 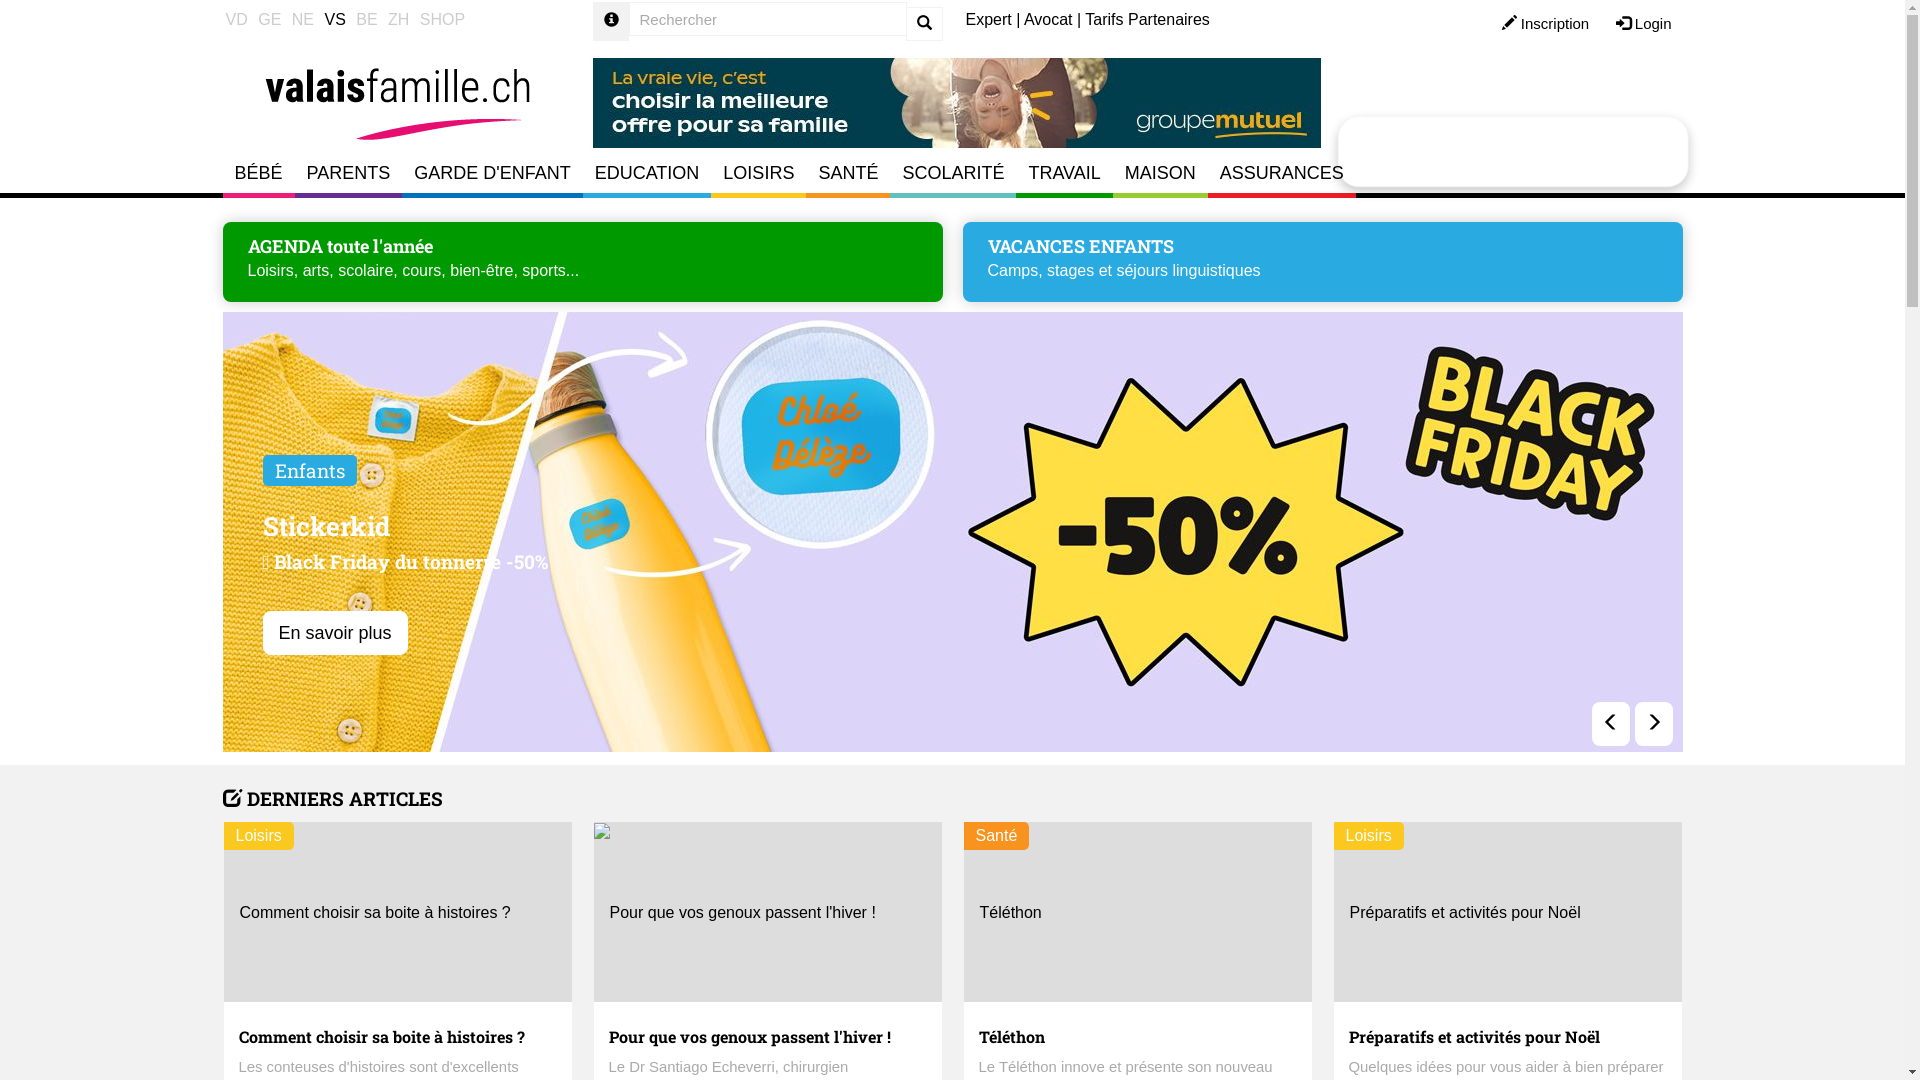 What do you see at coordinates (1207, 172) in the screenshot?
I see `'ASSURANCES'` at bounding box center [1207, 172].